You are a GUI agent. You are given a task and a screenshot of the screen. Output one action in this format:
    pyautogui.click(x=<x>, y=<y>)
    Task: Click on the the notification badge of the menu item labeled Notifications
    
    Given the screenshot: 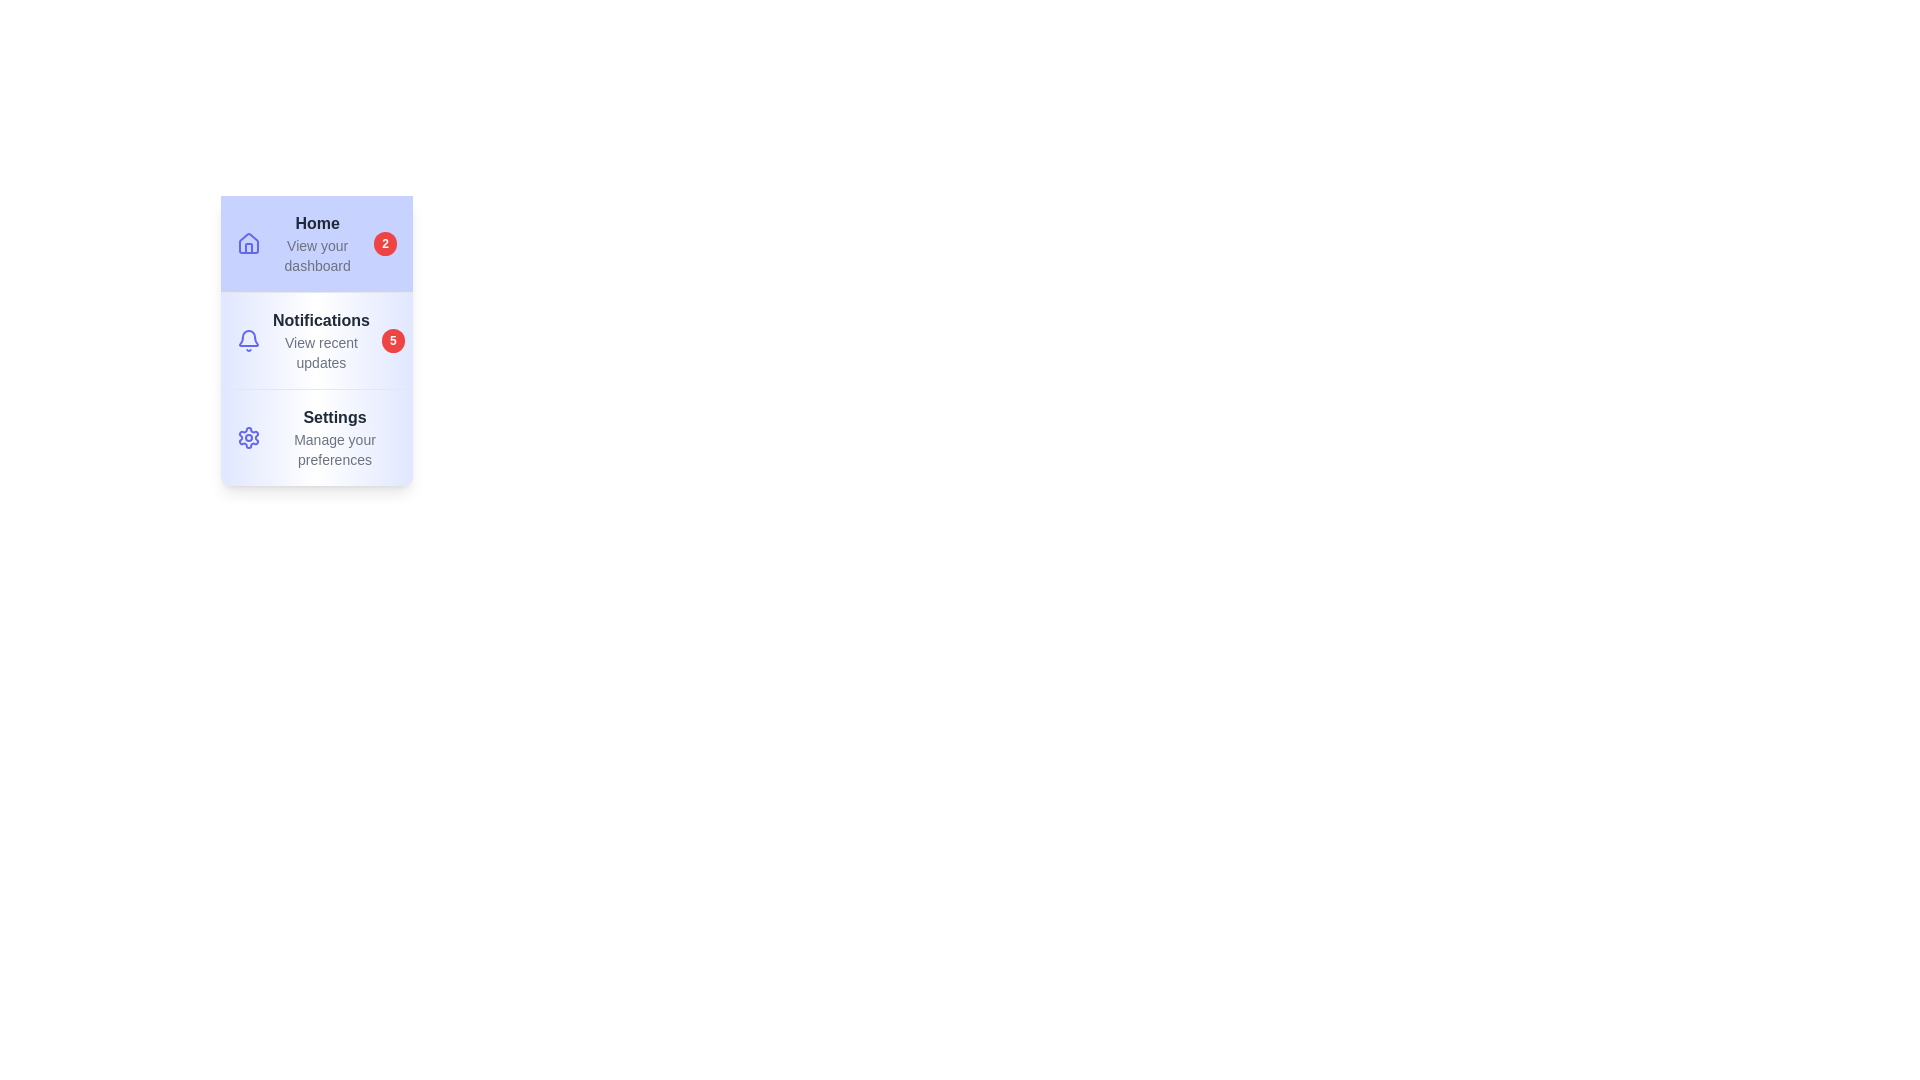 What is the action you would take?
    pyautogui.click(x=393, y=339)
    